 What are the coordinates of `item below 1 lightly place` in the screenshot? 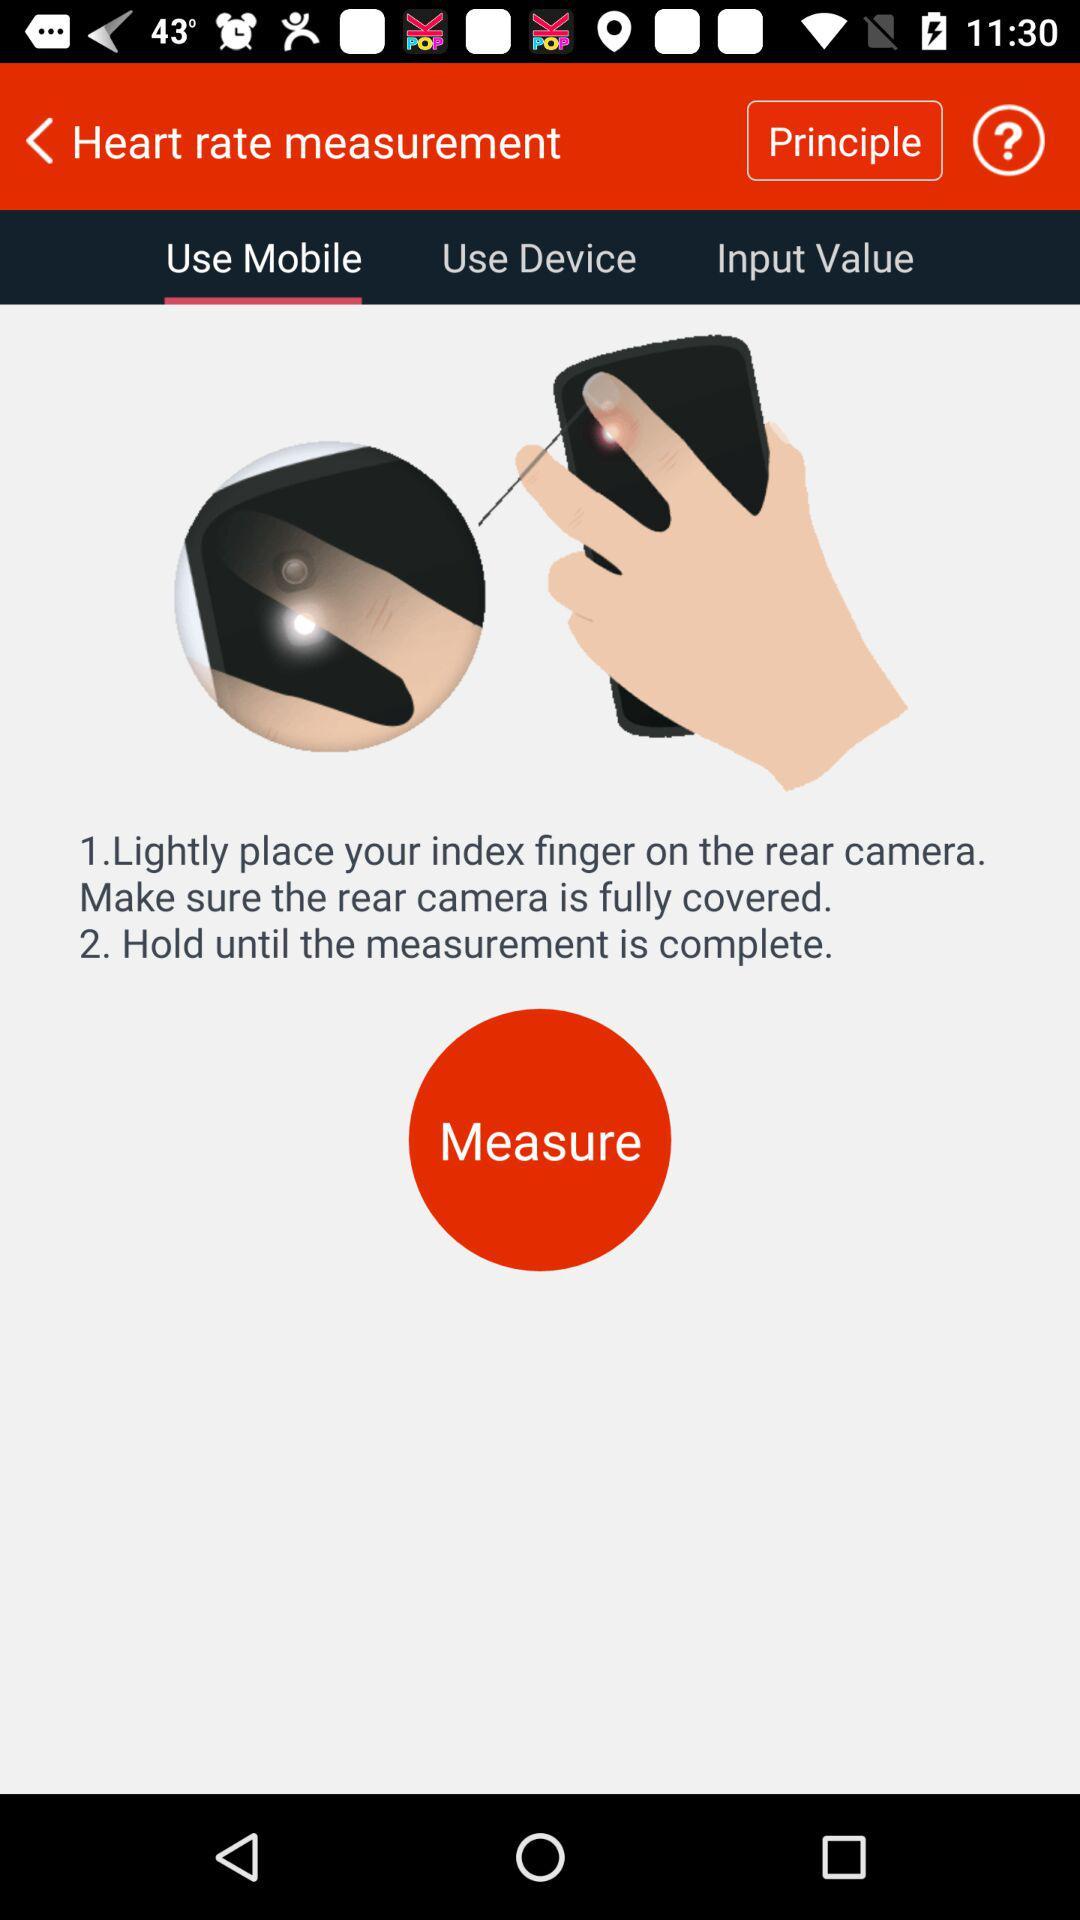 It's located at (540, 1140).